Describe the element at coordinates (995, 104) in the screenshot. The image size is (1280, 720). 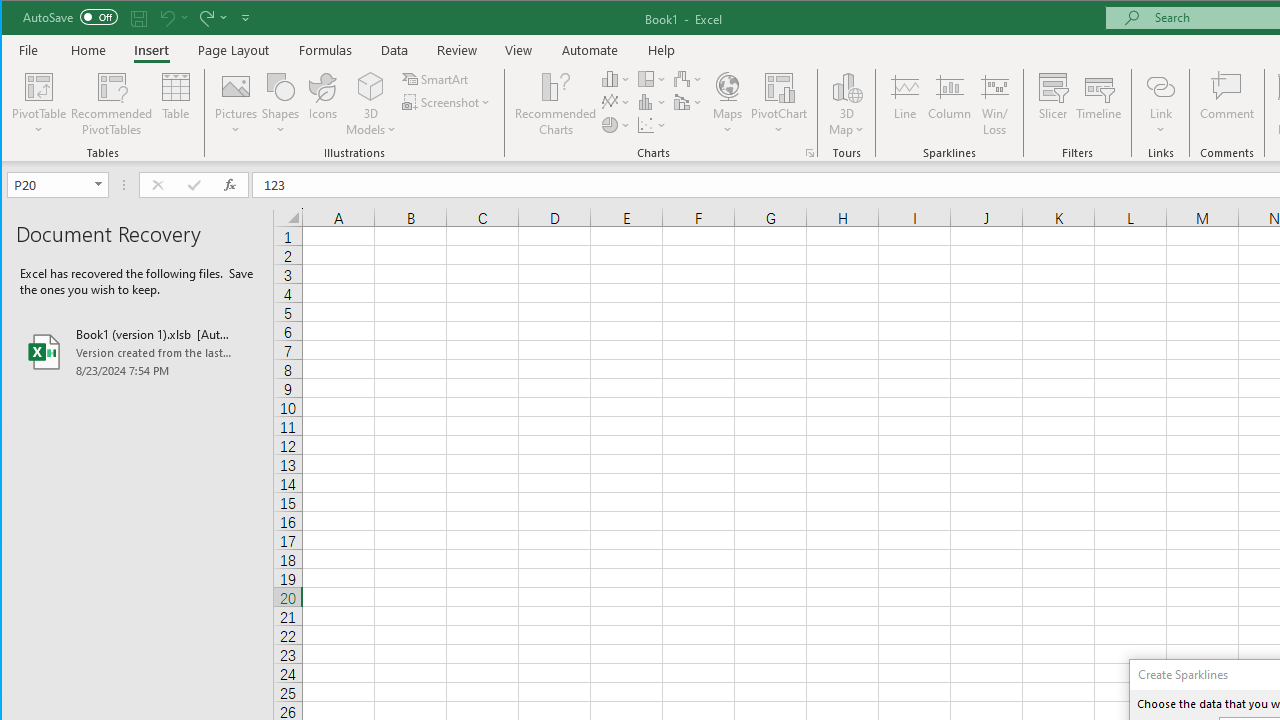
I see `'Win/Loss'` at that location.